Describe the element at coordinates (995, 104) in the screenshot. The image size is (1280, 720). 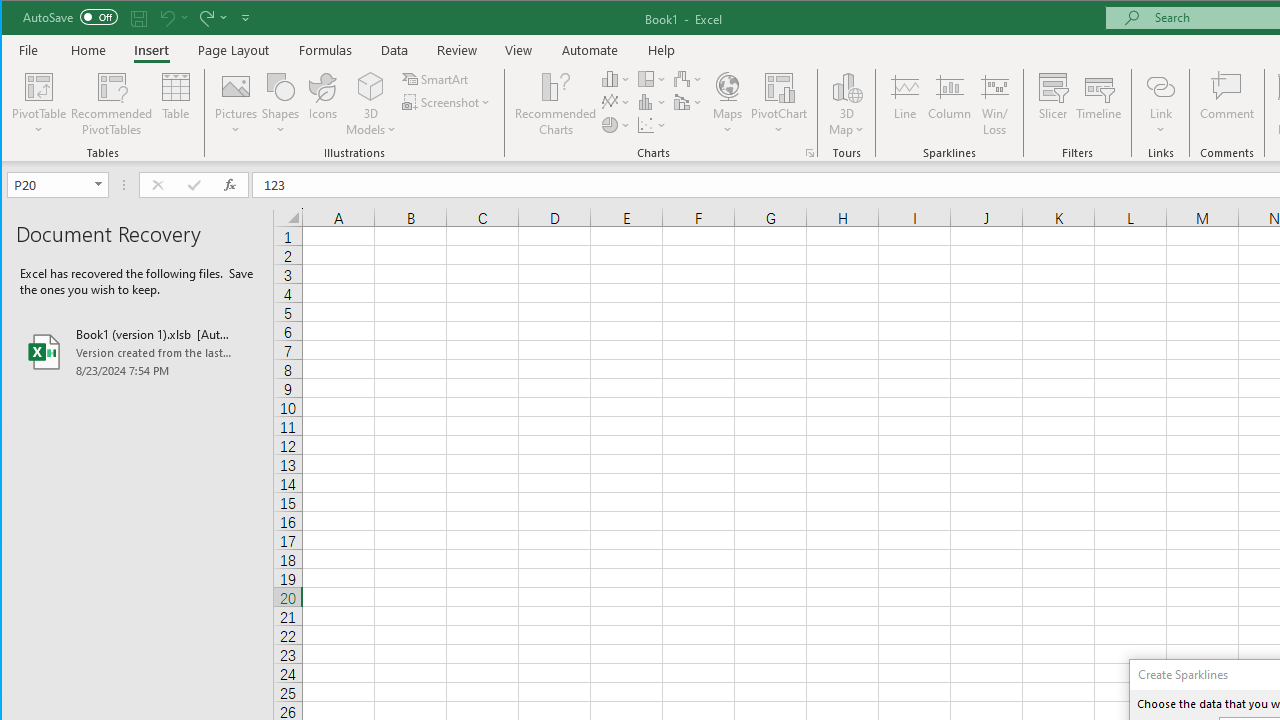
I see `'Win/Loss'` at that location.